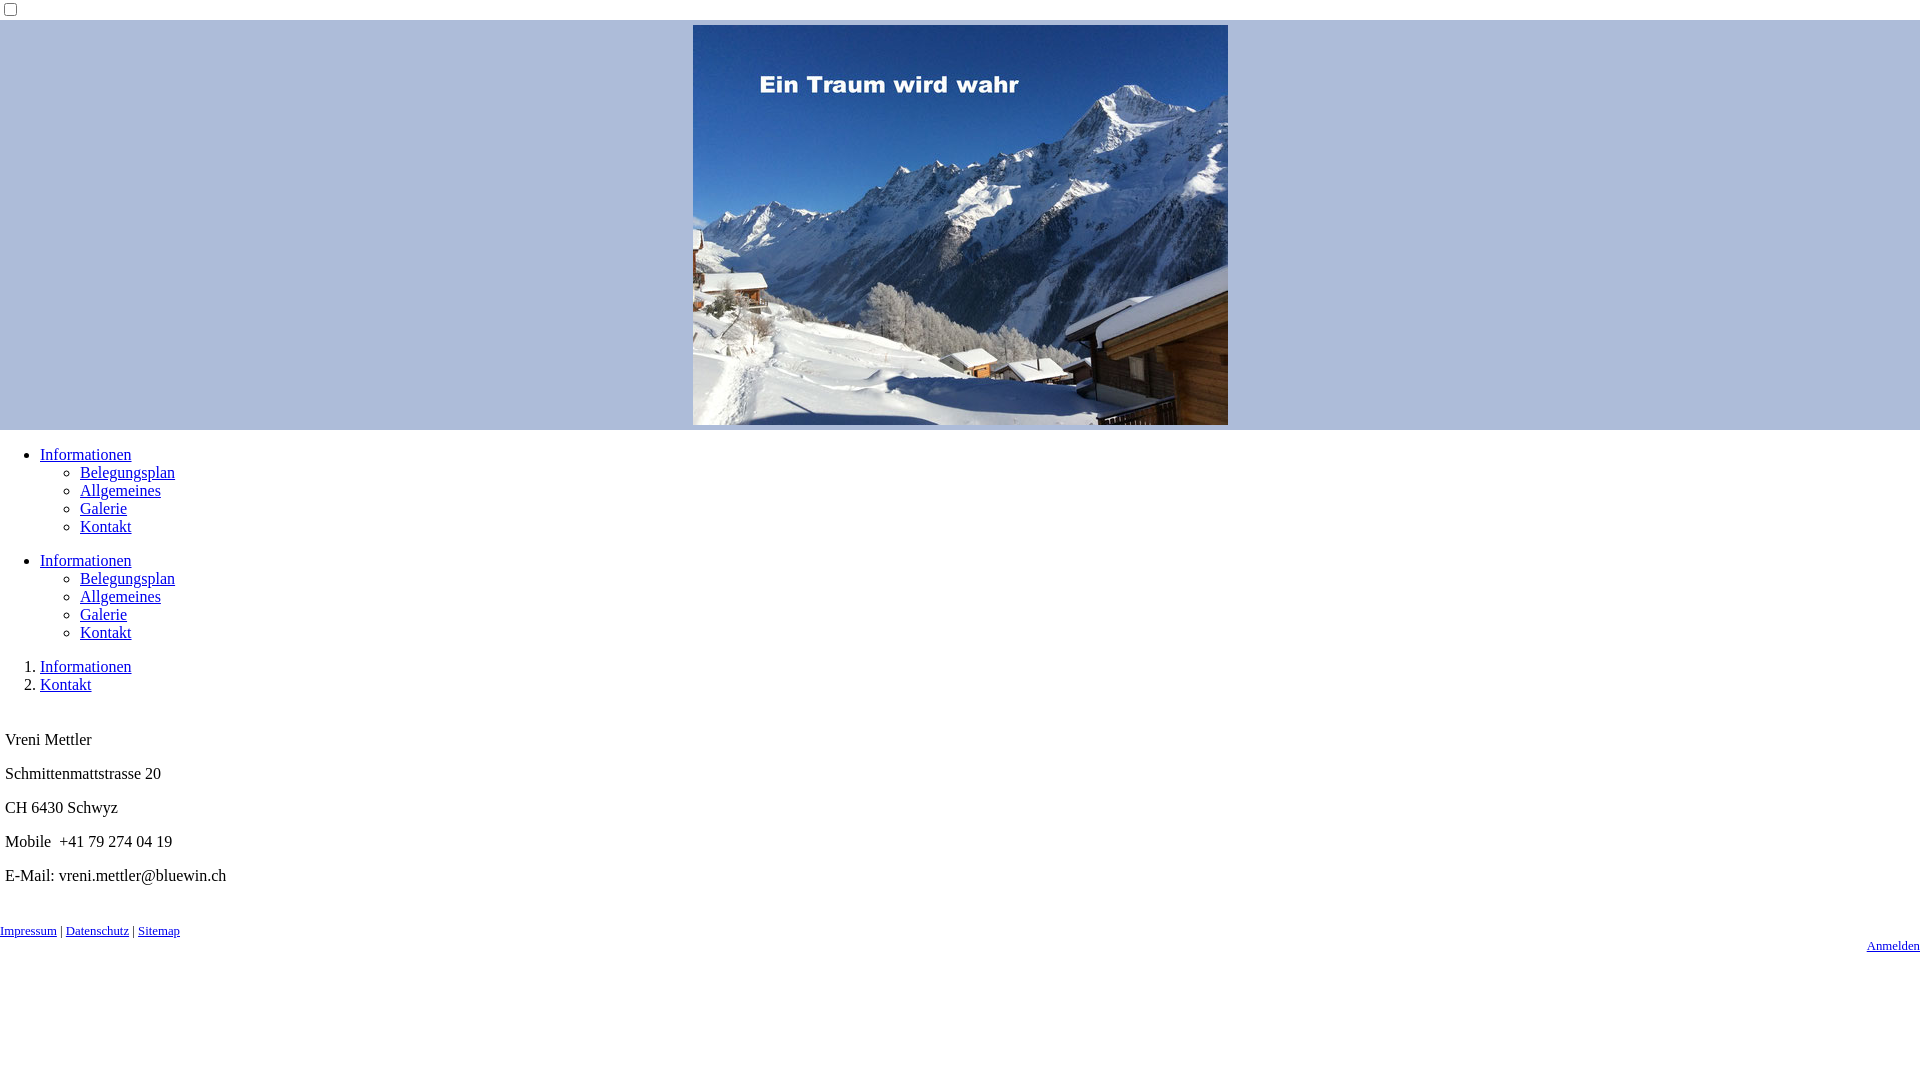 This screenshot has height=1080, width=1920. I want to click on 'Galerie', so click(102, 613).